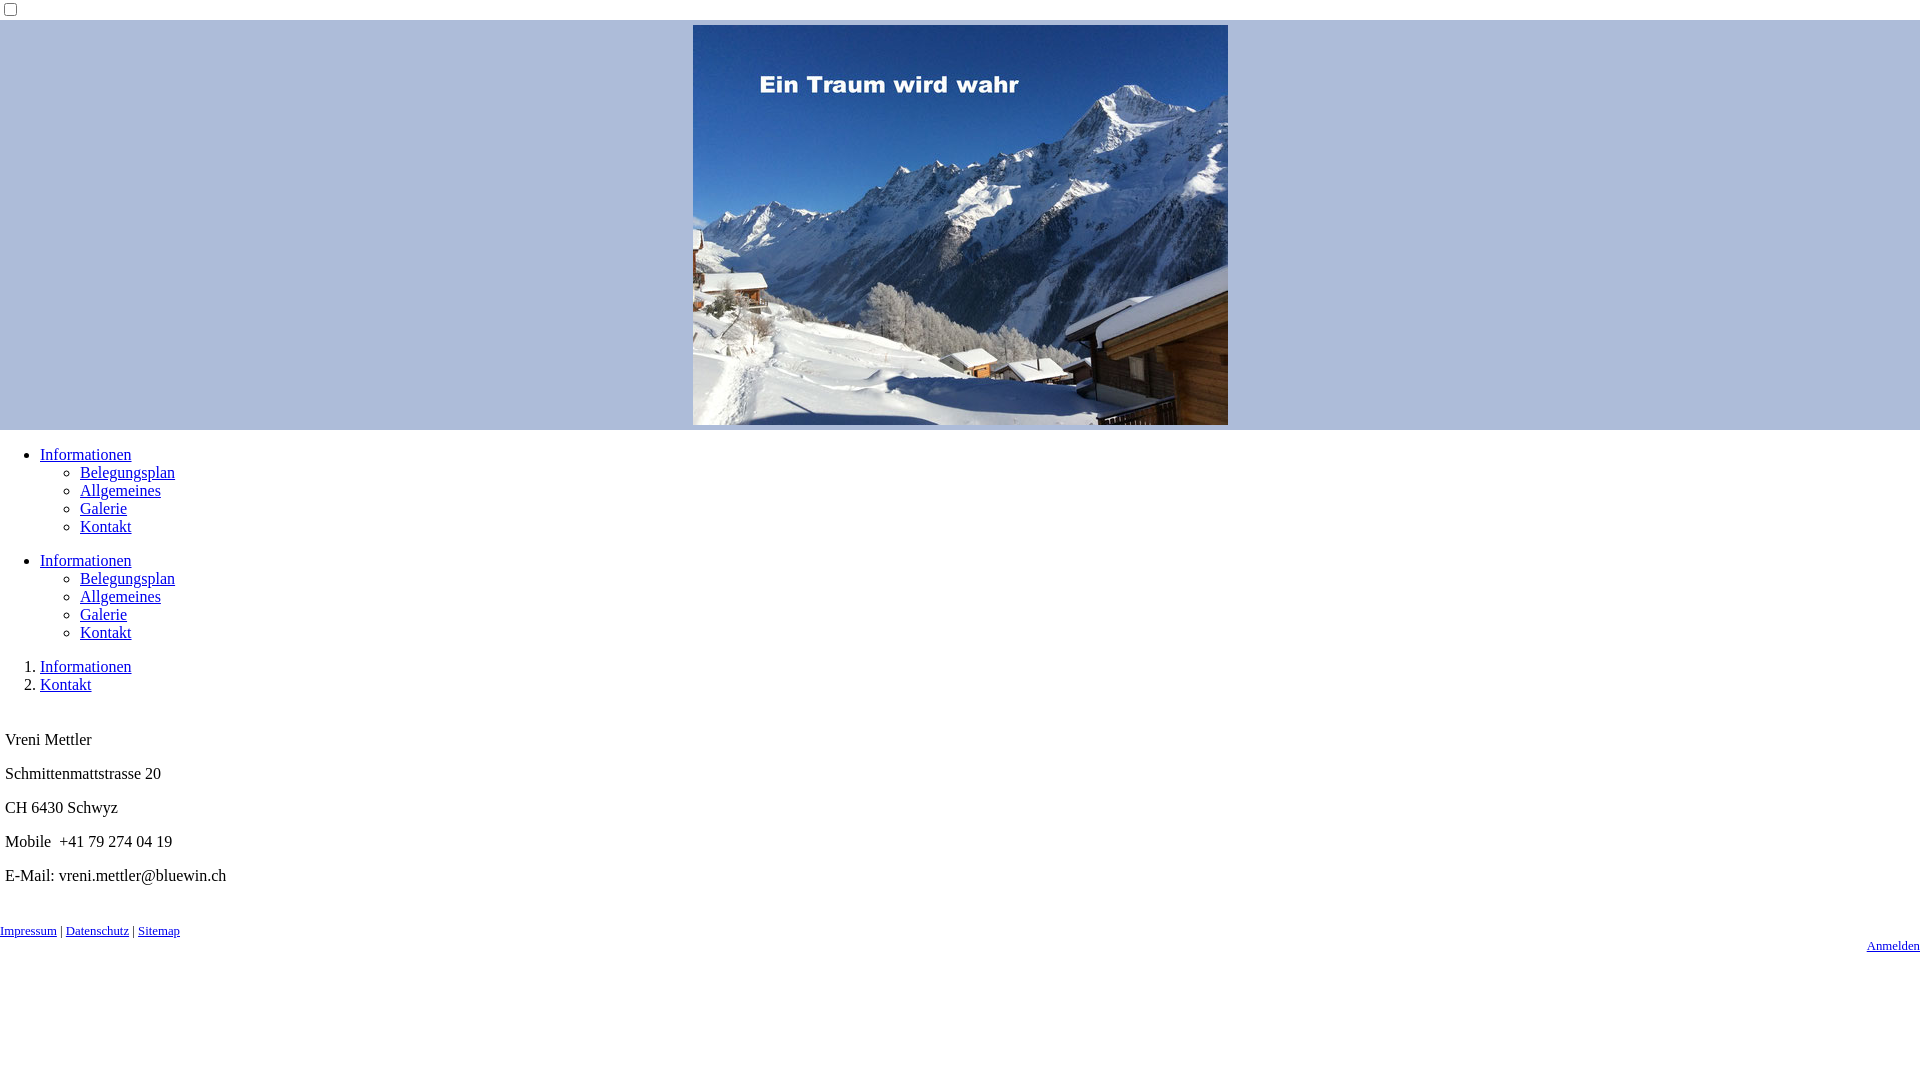 This screenshot has height=1080, width=1920. I want to click on 'Galerie', so click(102, 613).